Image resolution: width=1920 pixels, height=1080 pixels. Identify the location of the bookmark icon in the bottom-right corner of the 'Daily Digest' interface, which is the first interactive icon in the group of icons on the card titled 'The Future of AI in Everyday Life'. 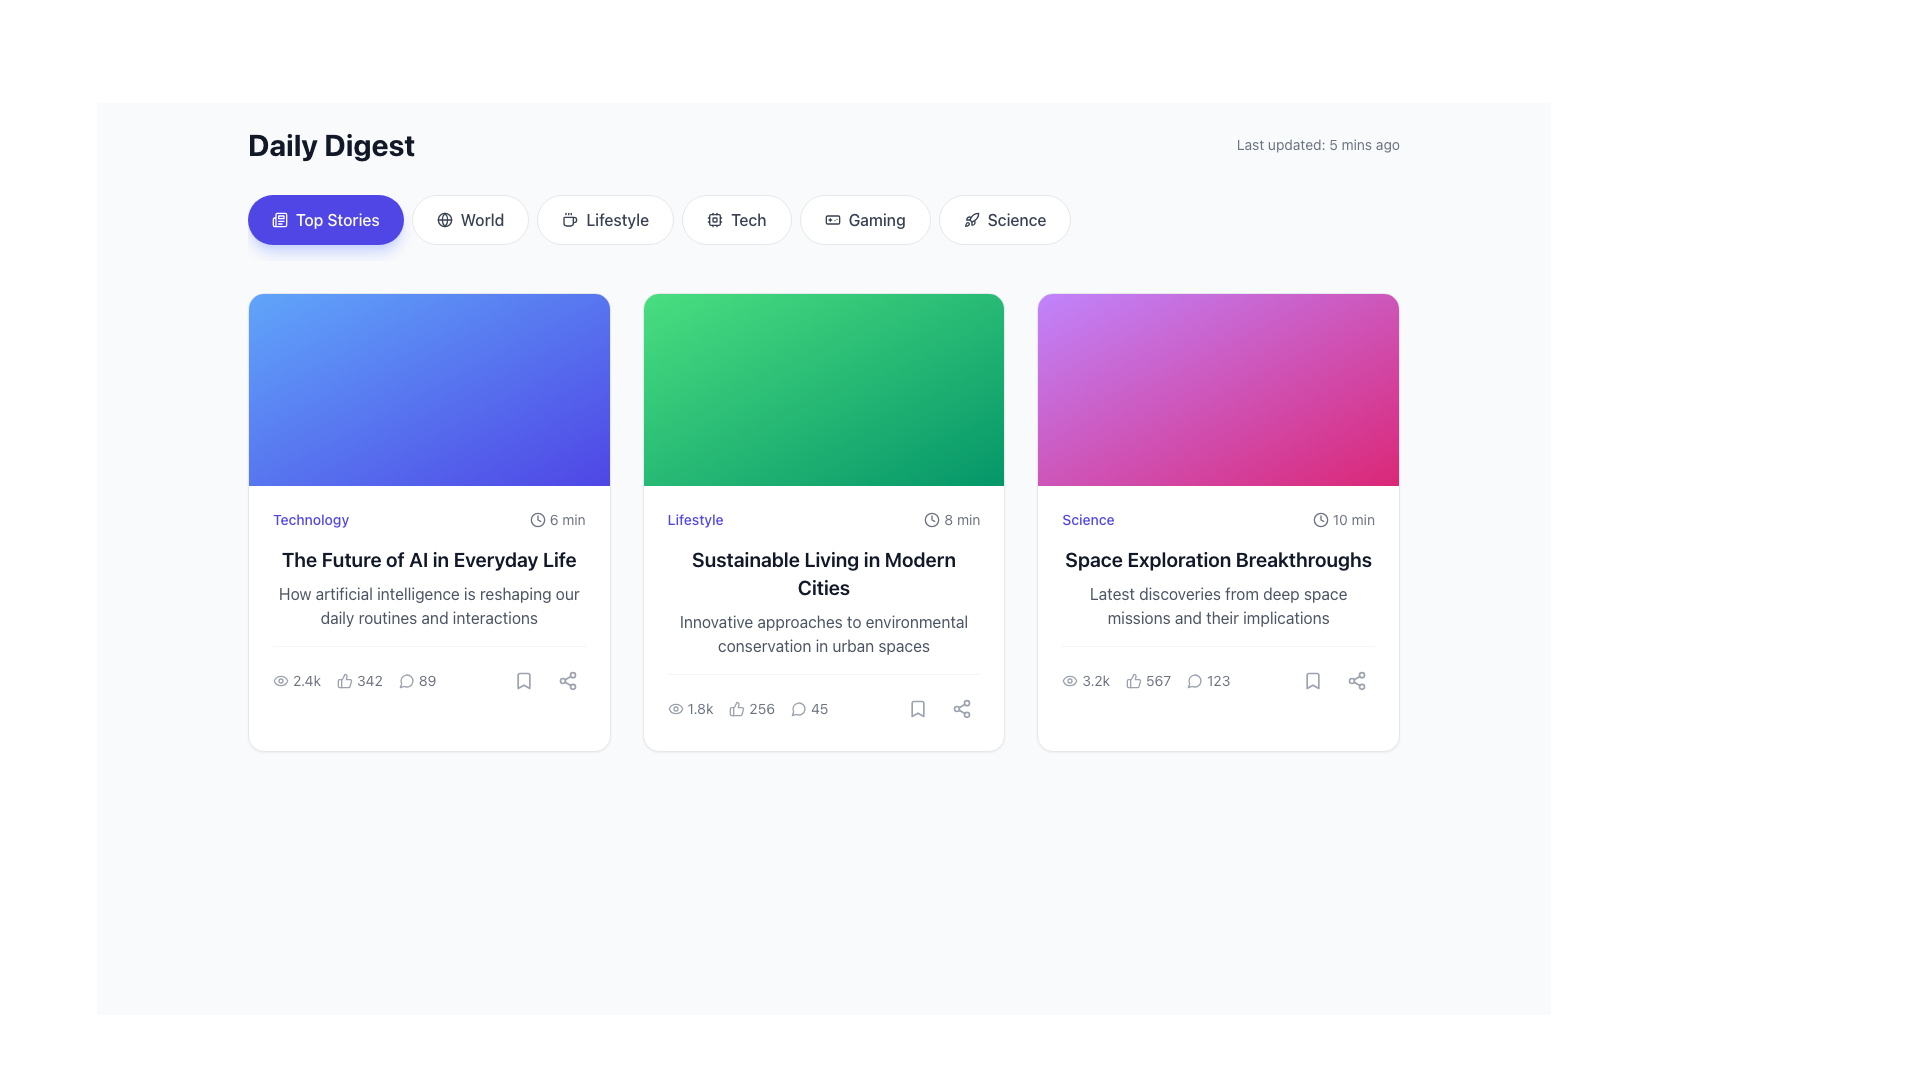
(523, 680).